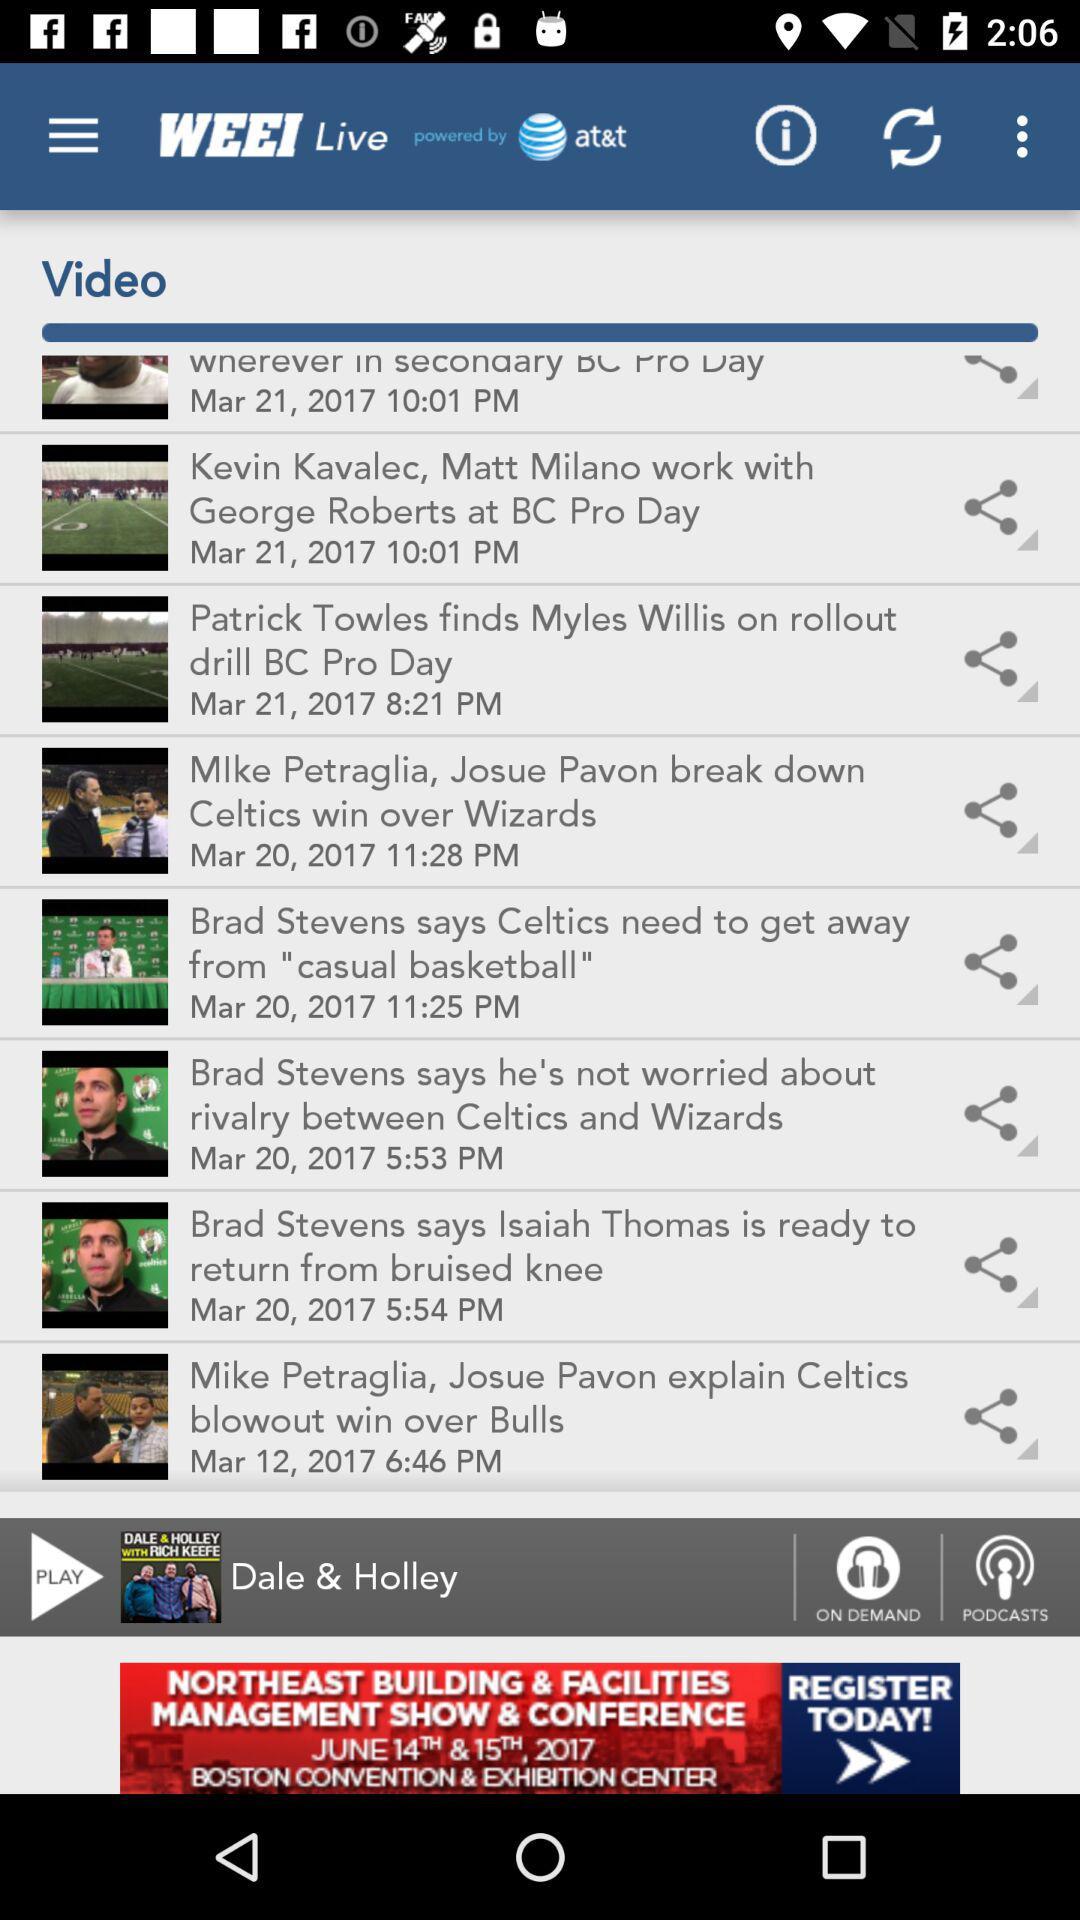 The image size is (1080, 1920). I want to click on the 6th share icon, so click(995, 1113).